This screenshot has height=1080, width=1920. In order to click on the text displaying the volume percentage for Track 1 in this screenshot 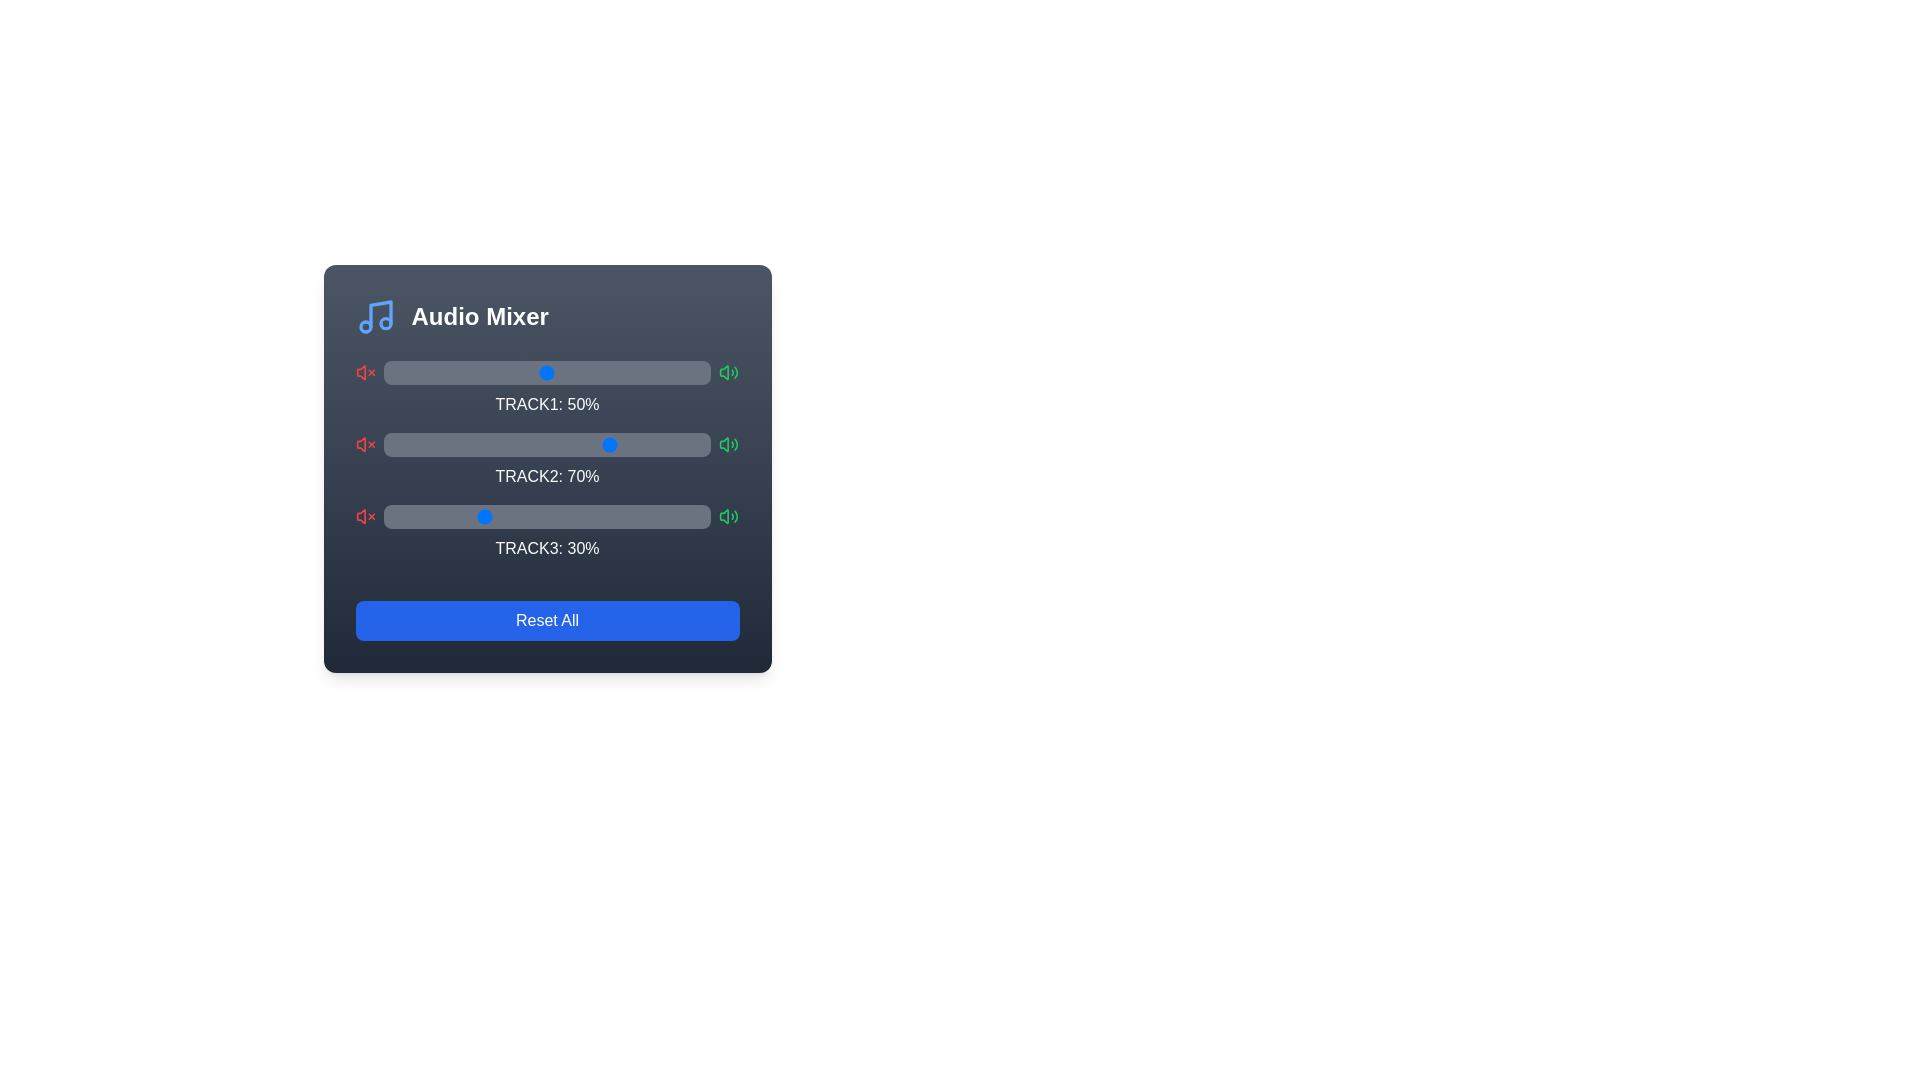, I will do `click(547, 405)`.